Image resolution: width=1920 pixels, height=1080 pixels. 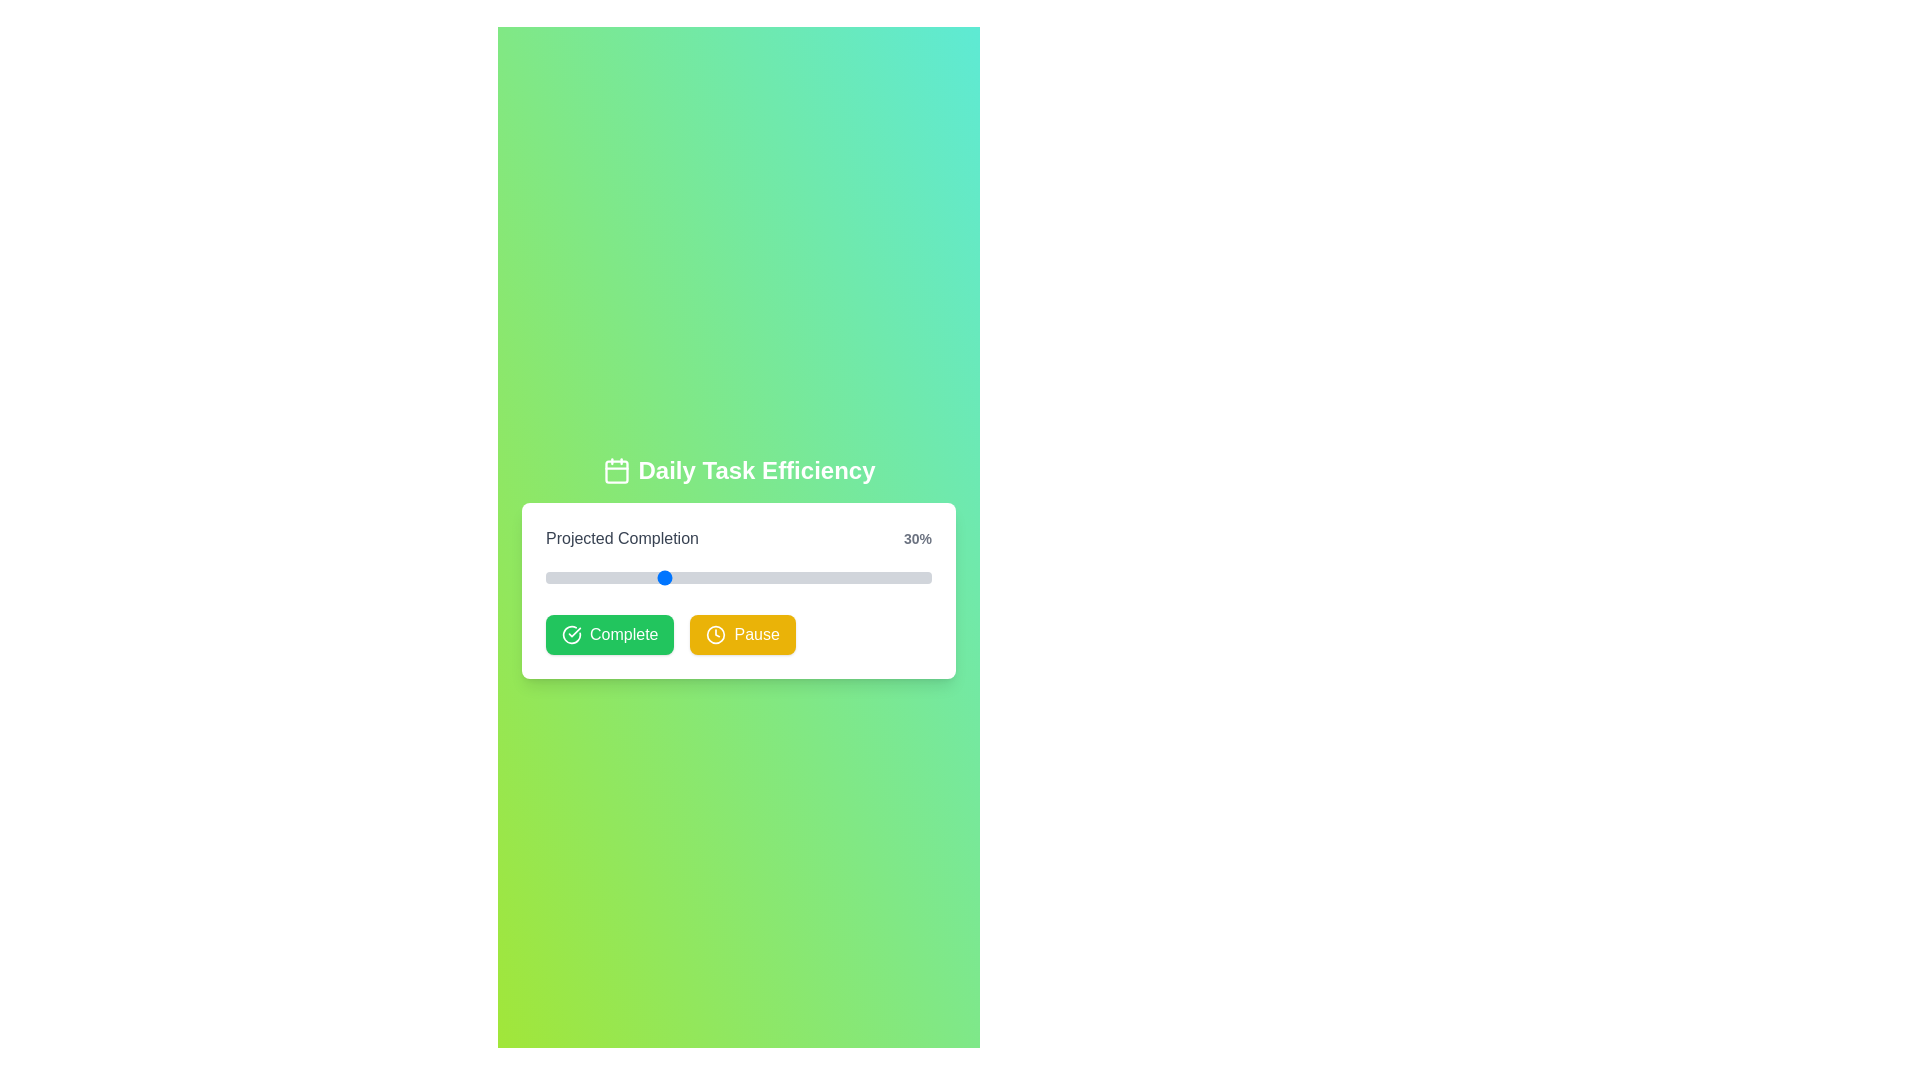 I want to click on the progress slider to 17%, so click(x=610, y=578).